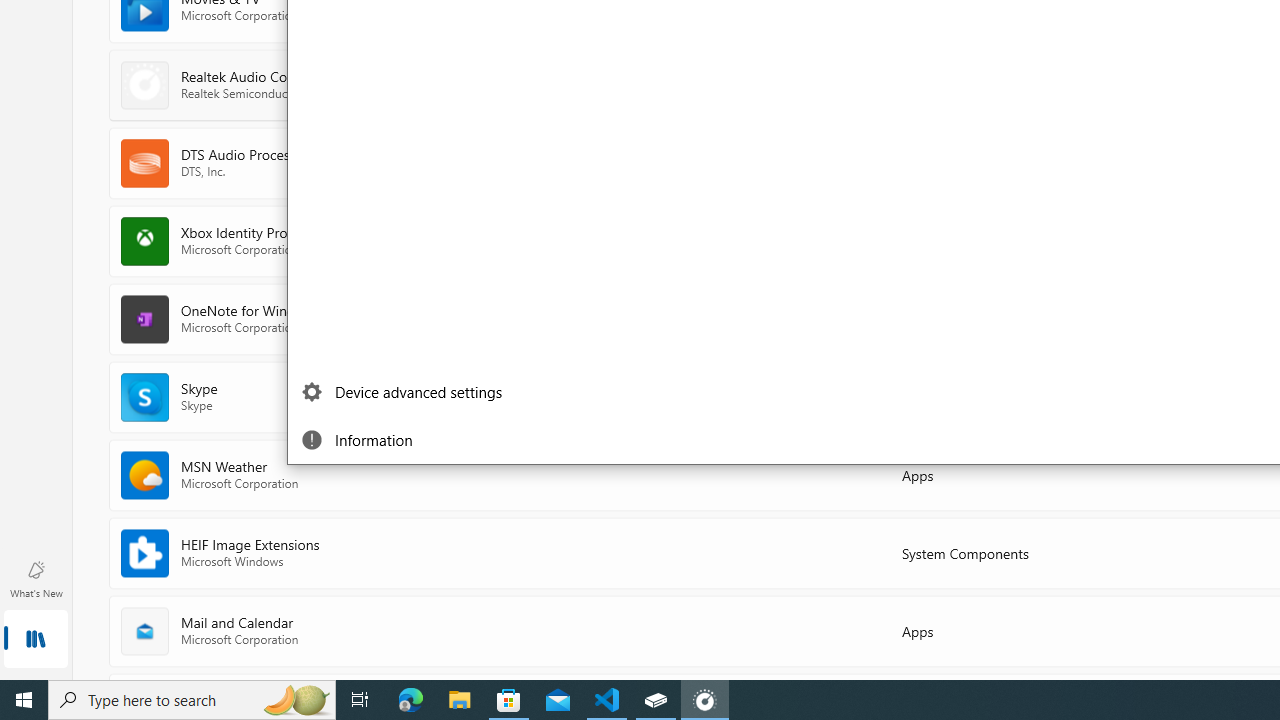 This screenshot has height=720, width=1280. What do you see at coordinates (359, 698) in the screenshot?
I see `'Task View'` at bounding box center [359, 698].